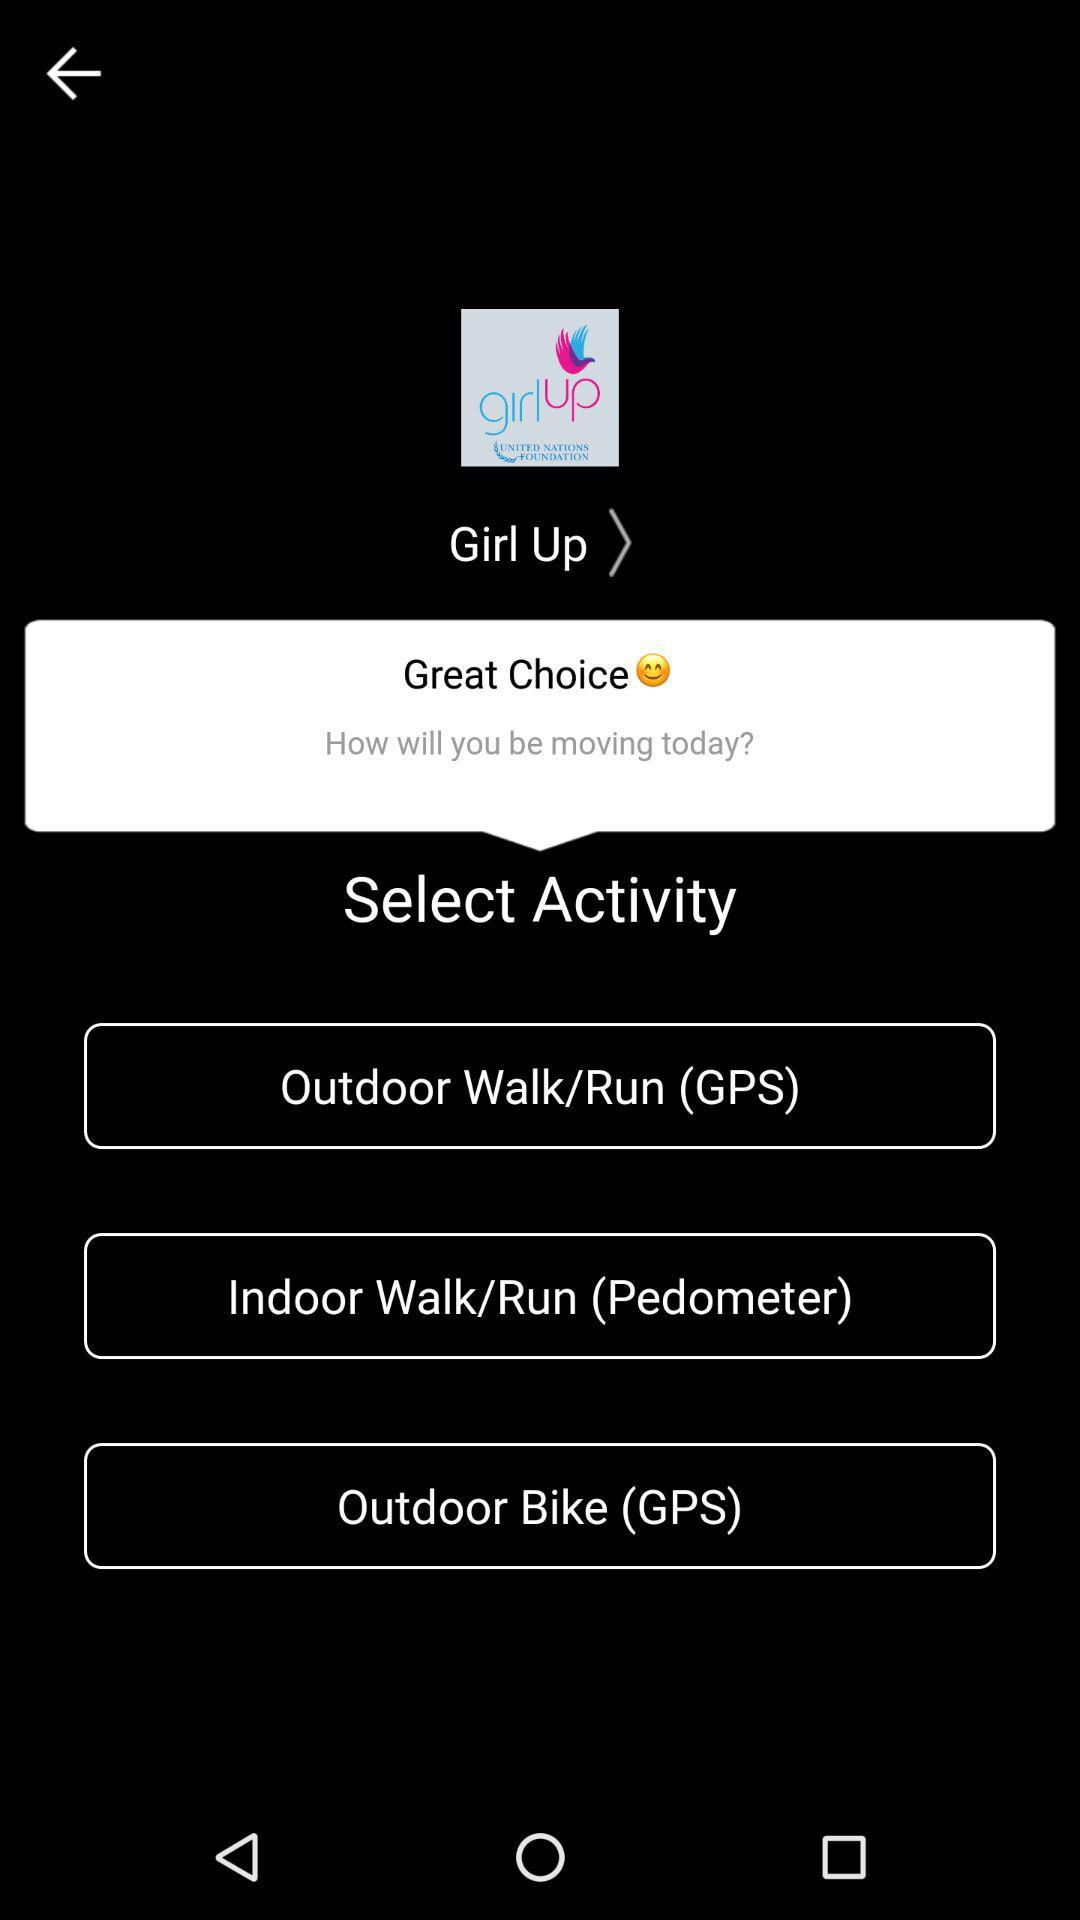 Image resolution: width=1080 pixels, height=1920 pixels. What do you see at coordinates (72, 73) in the screenshot?
I see `back button` at bounding box center [72, 73].